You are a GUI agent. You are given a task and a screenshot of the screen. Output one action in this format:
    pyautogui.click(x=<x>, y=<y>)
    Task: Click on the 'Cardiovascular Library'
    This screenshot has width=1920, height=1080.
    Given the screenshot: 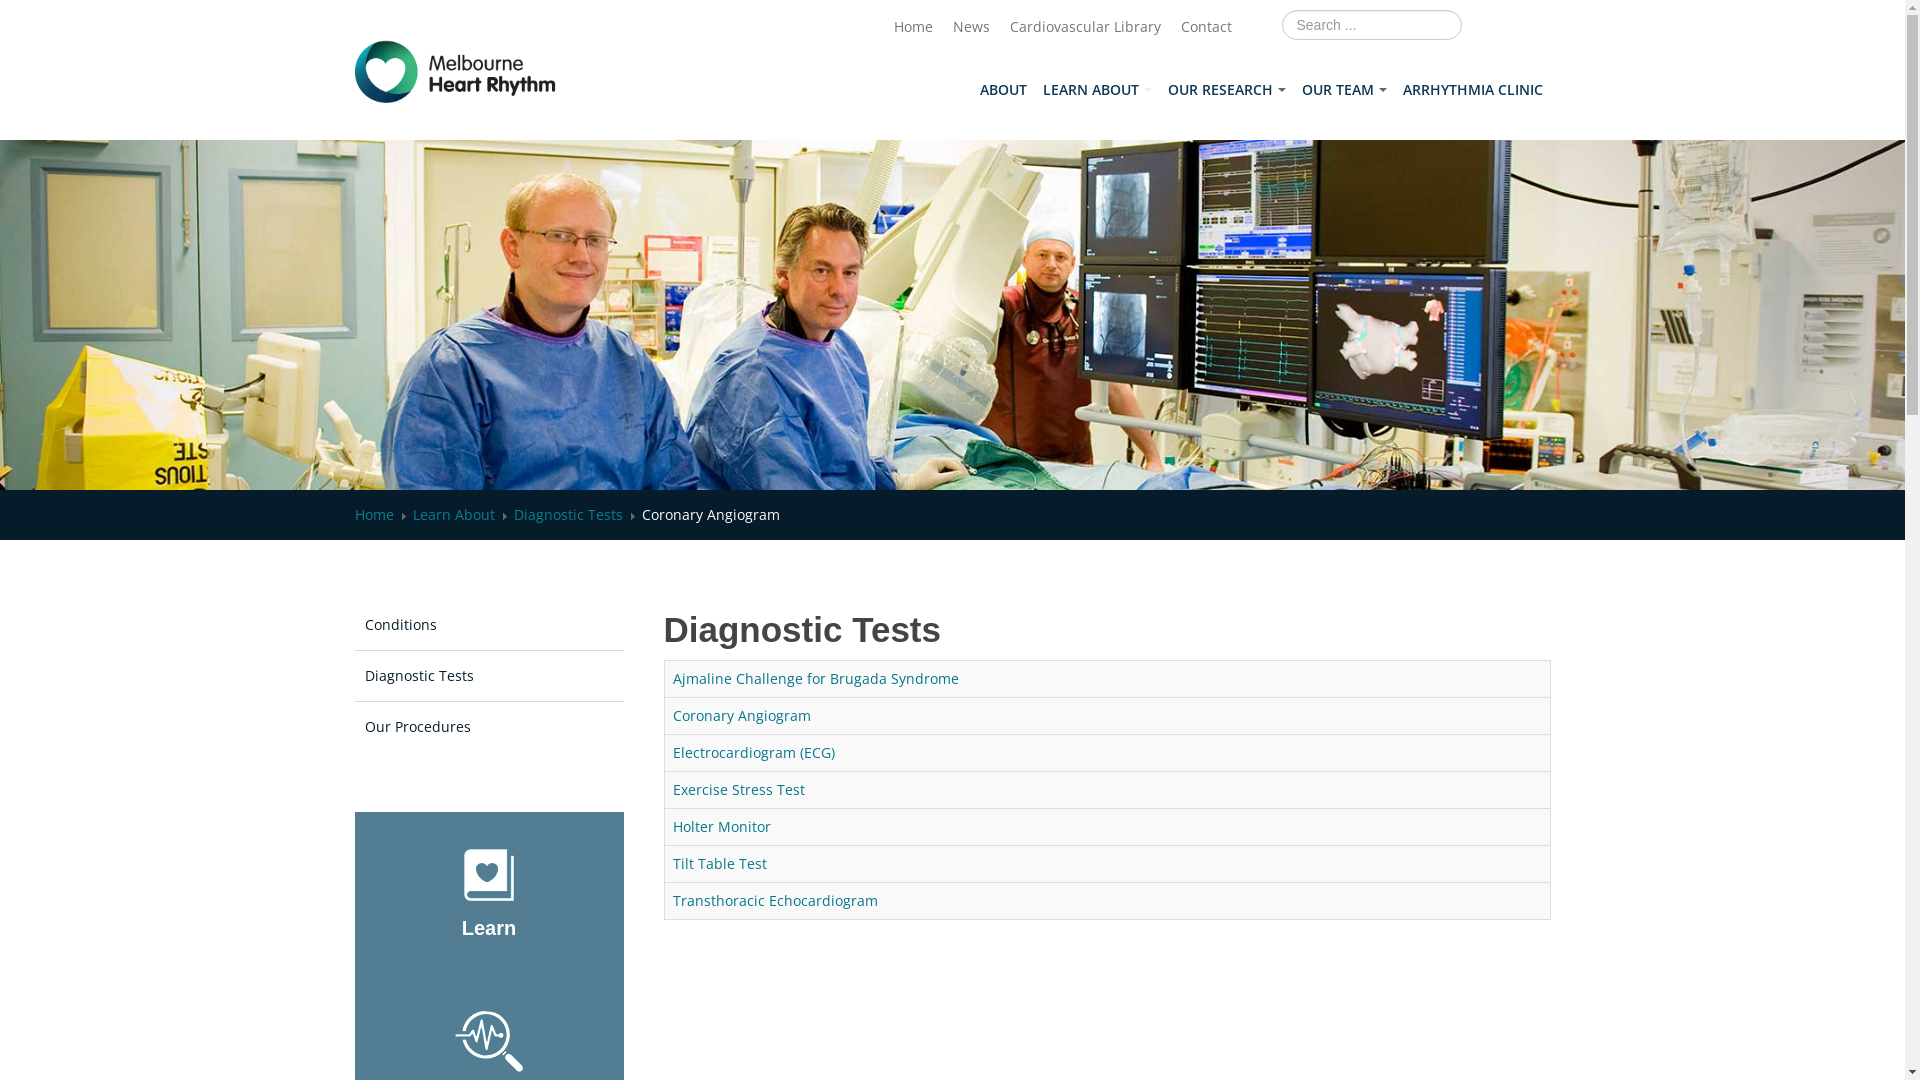 What is the action you would take?
    pyautogui.click(x=1084, y=27)
    